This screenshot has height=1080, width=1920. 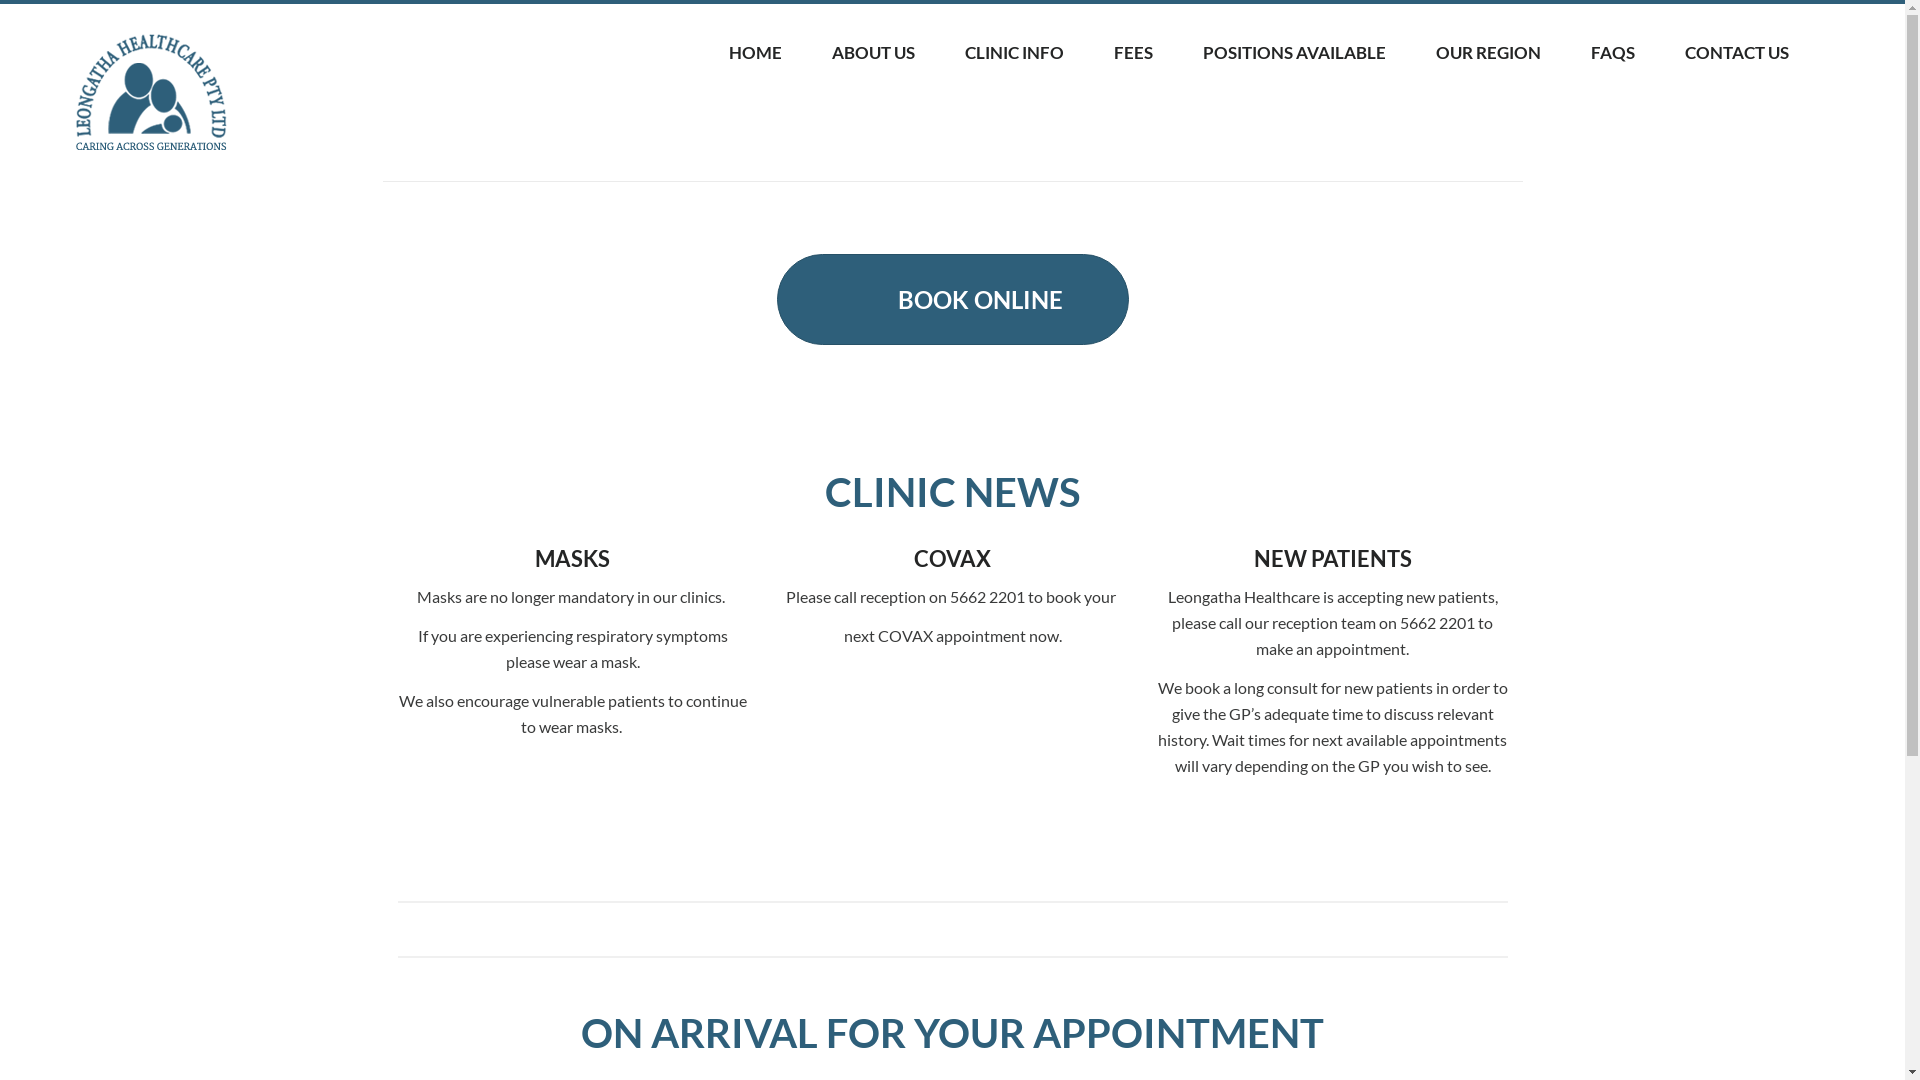 I want to click on 'CLINIC INFO', so click(x=939, y=52).